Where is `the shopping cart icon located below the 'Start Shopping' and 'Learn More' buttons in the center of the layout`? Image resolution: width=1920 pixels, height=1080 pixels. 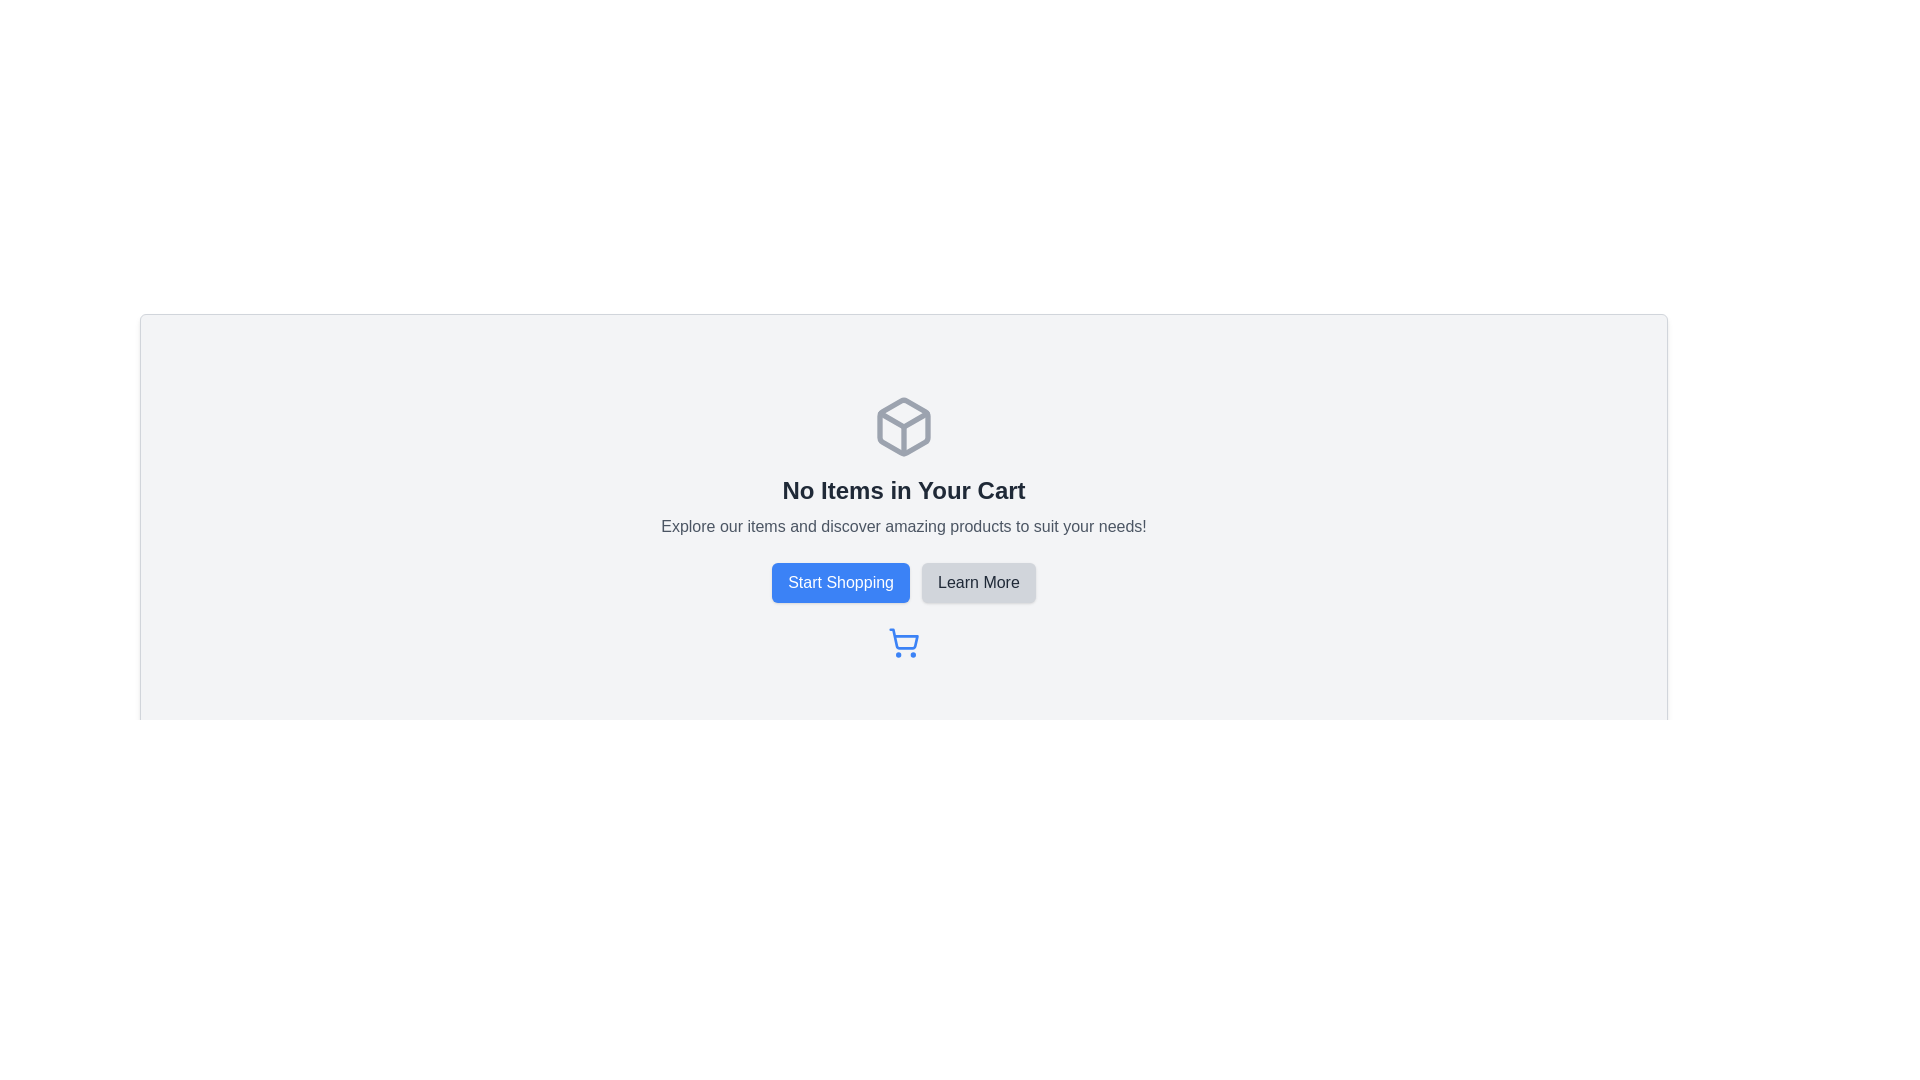 the shopping cart icon located below the 'Start Shopping' and 'Learn More' buttons in the center of the layout is located at coordinates (902, 643).